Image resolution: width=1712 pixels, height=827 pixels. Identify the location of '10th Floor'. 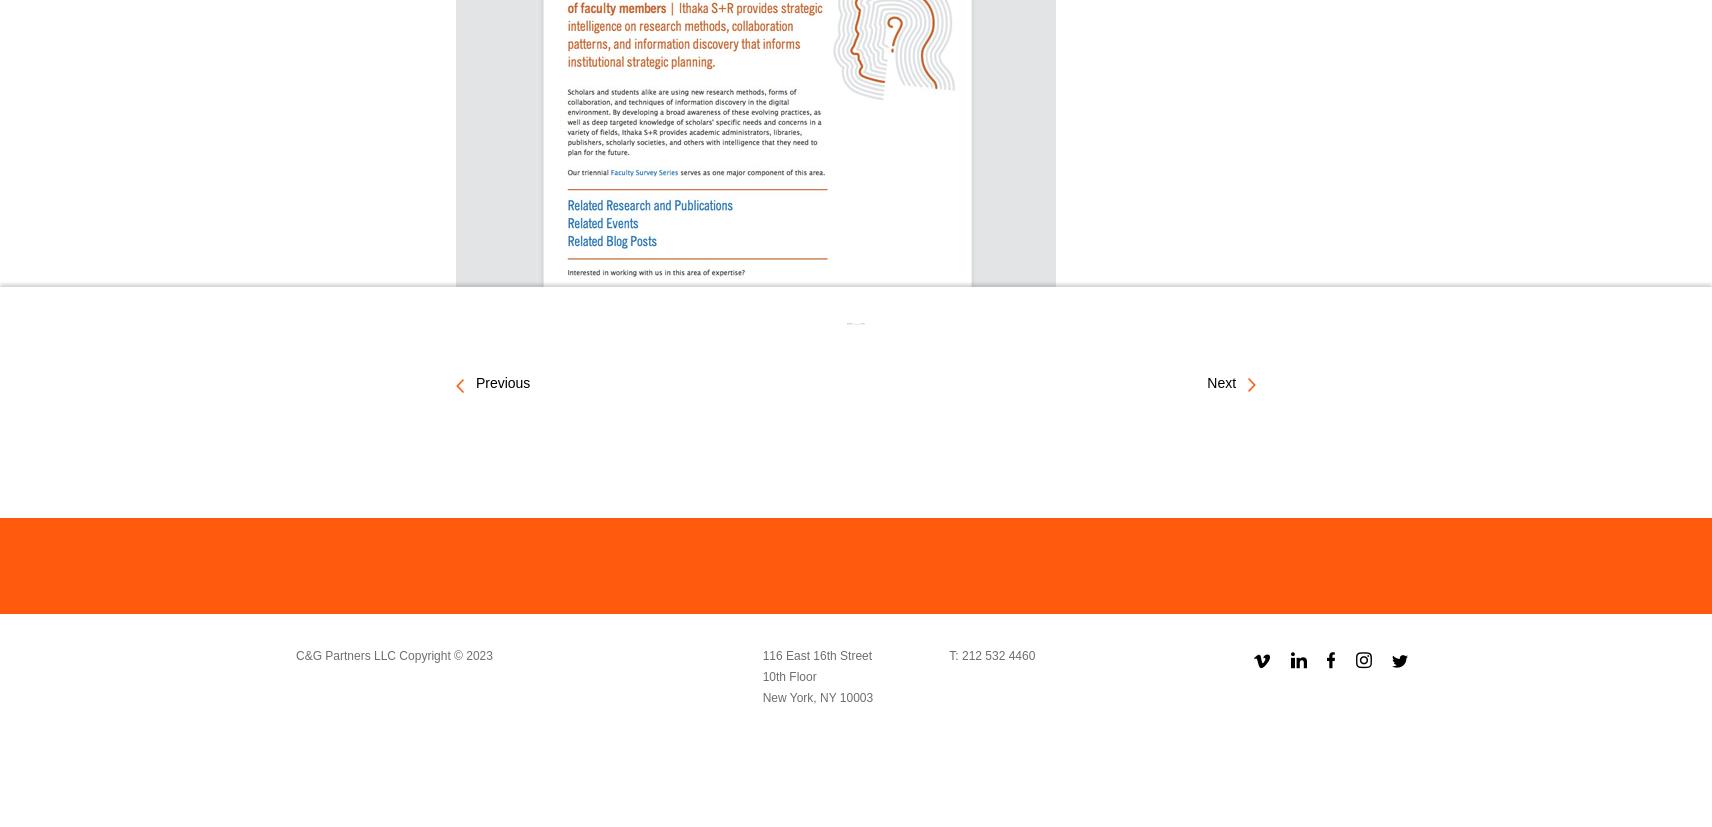
(789, 675).